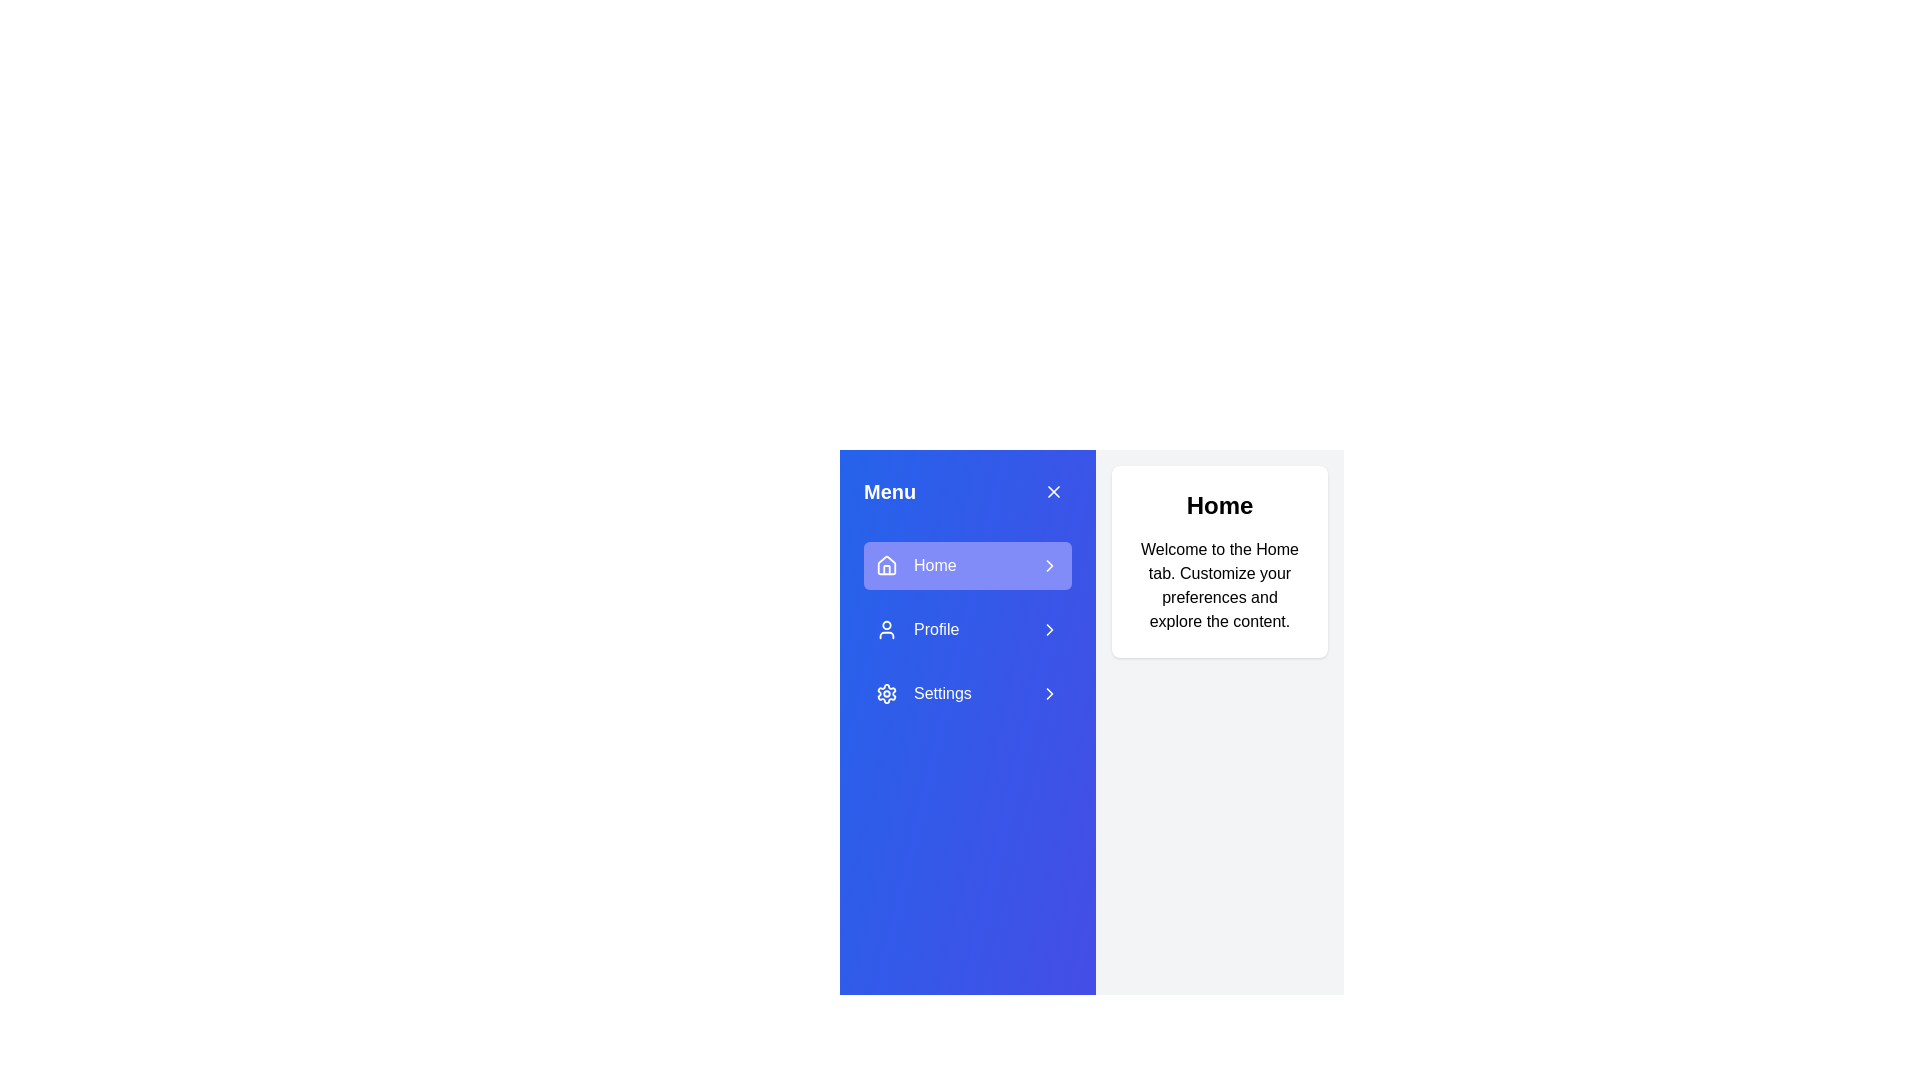  I want to click on the rightward-pointing chevron arrow icon located to the right of the 'Profile' text in the sidebar menu, so click(1049, 628).